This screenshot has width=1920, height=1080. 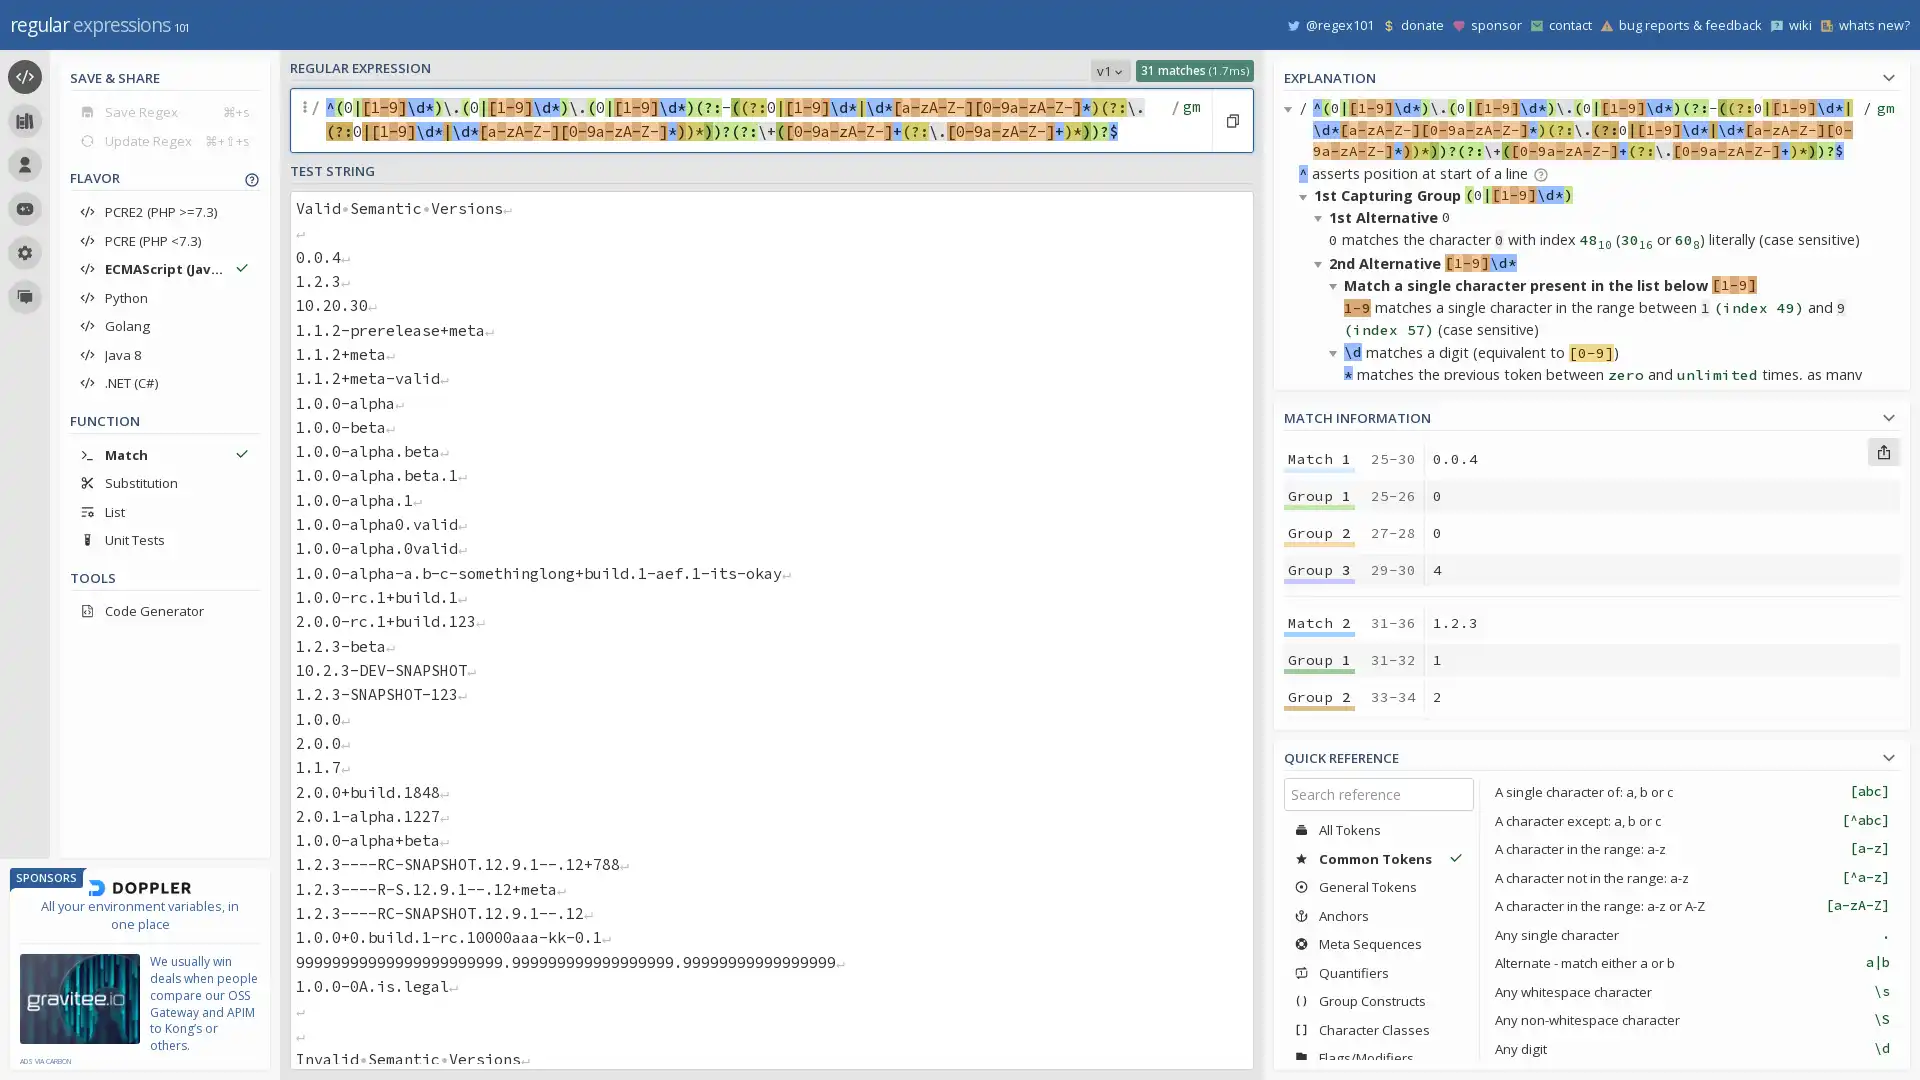 I want to click on Export Matches, so click(x=1882, y=451).